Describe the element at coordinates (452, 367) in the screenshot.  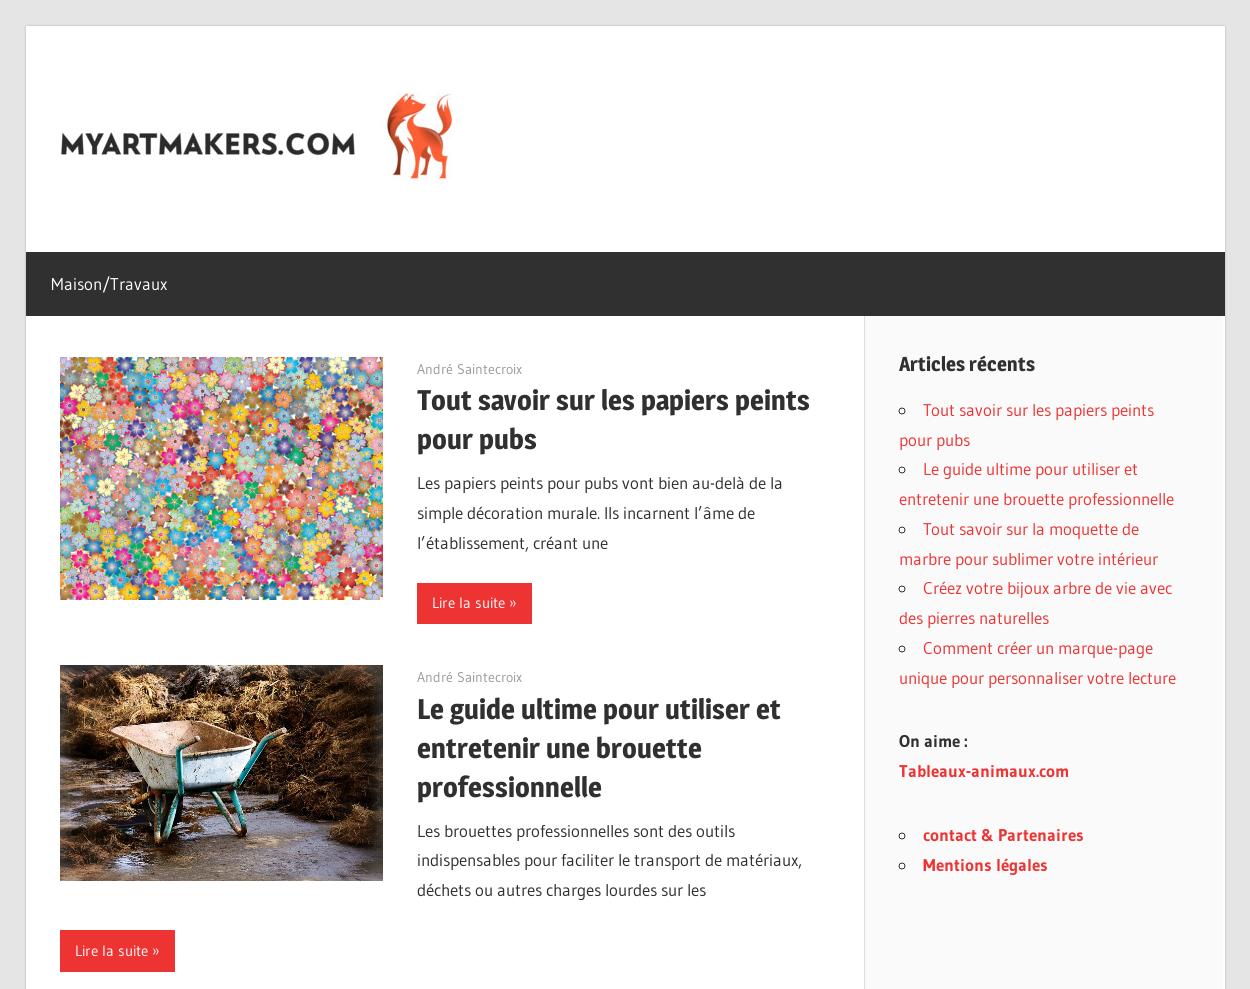
I see `'24/10/2023'` at that location.